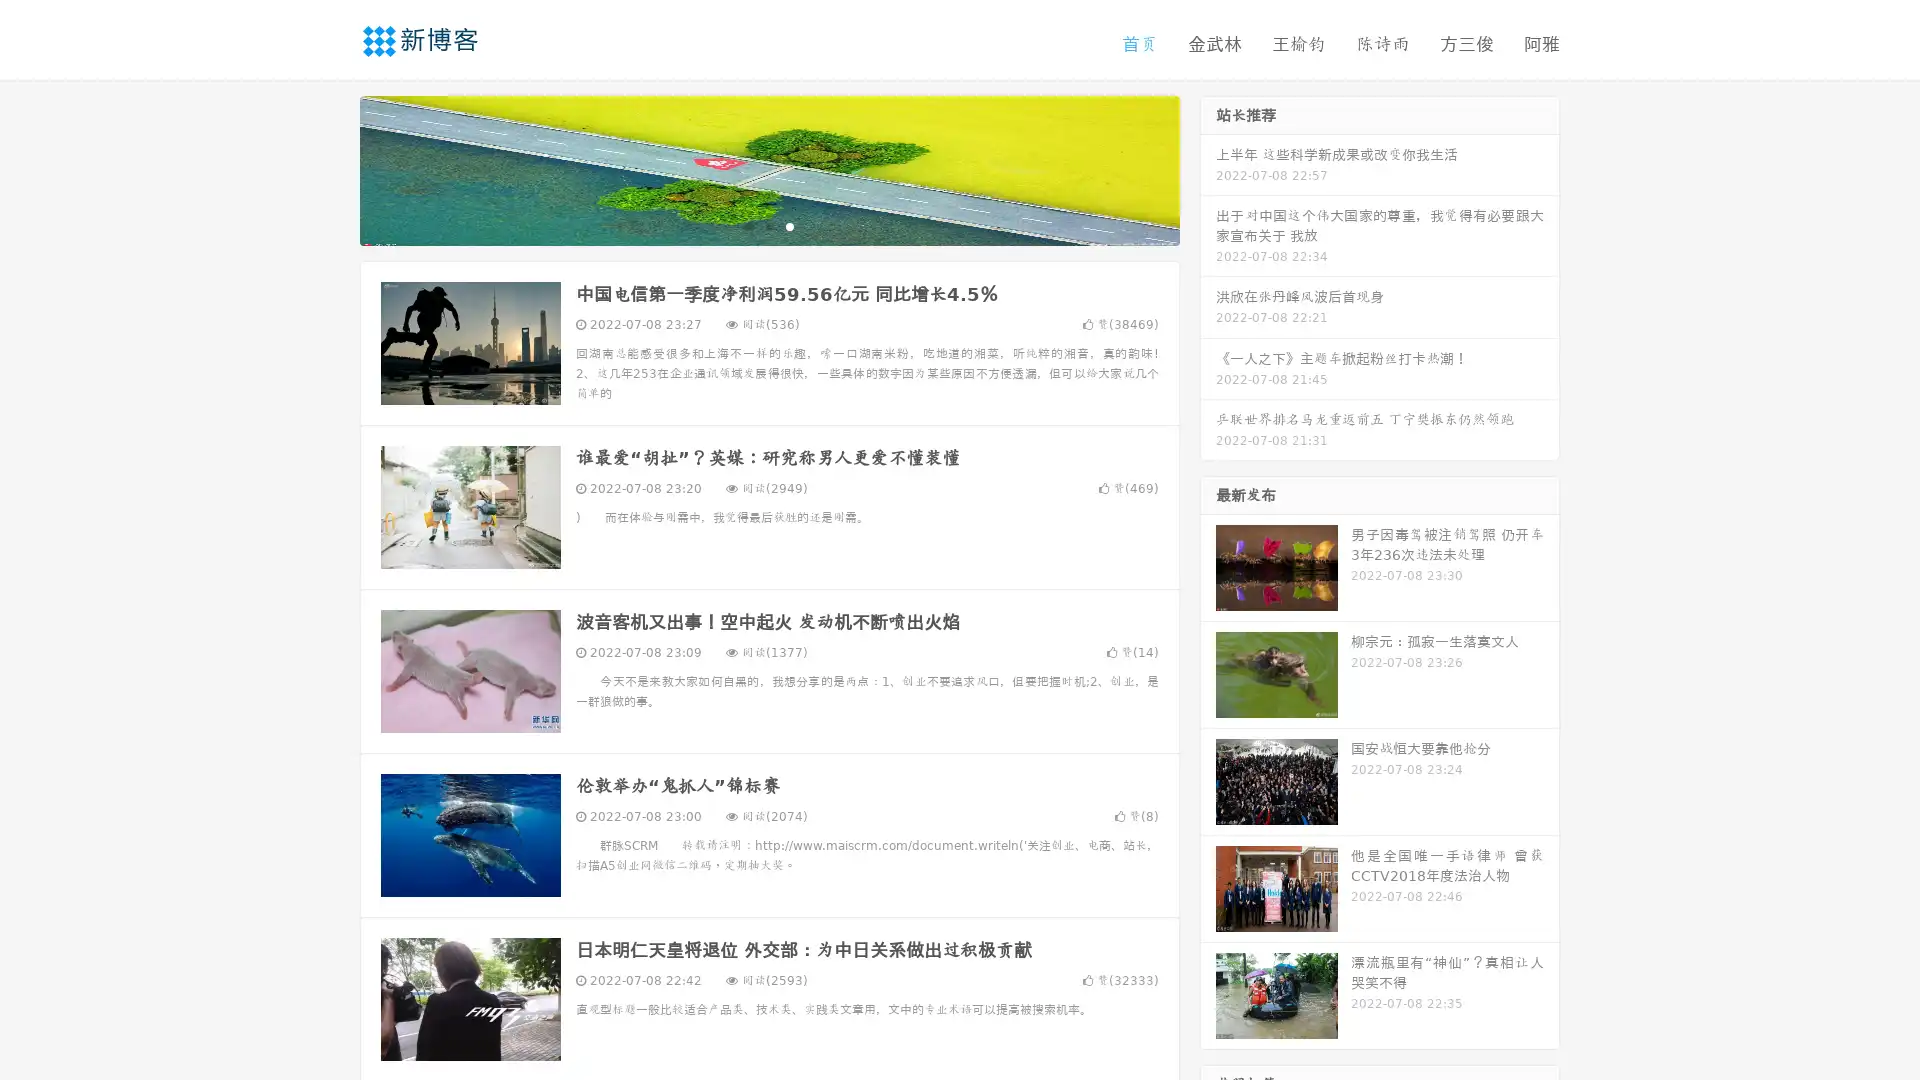 The width and height of the screenshot is (1920, 1080). I want to click on Go to slide 3, so click(789, 225).